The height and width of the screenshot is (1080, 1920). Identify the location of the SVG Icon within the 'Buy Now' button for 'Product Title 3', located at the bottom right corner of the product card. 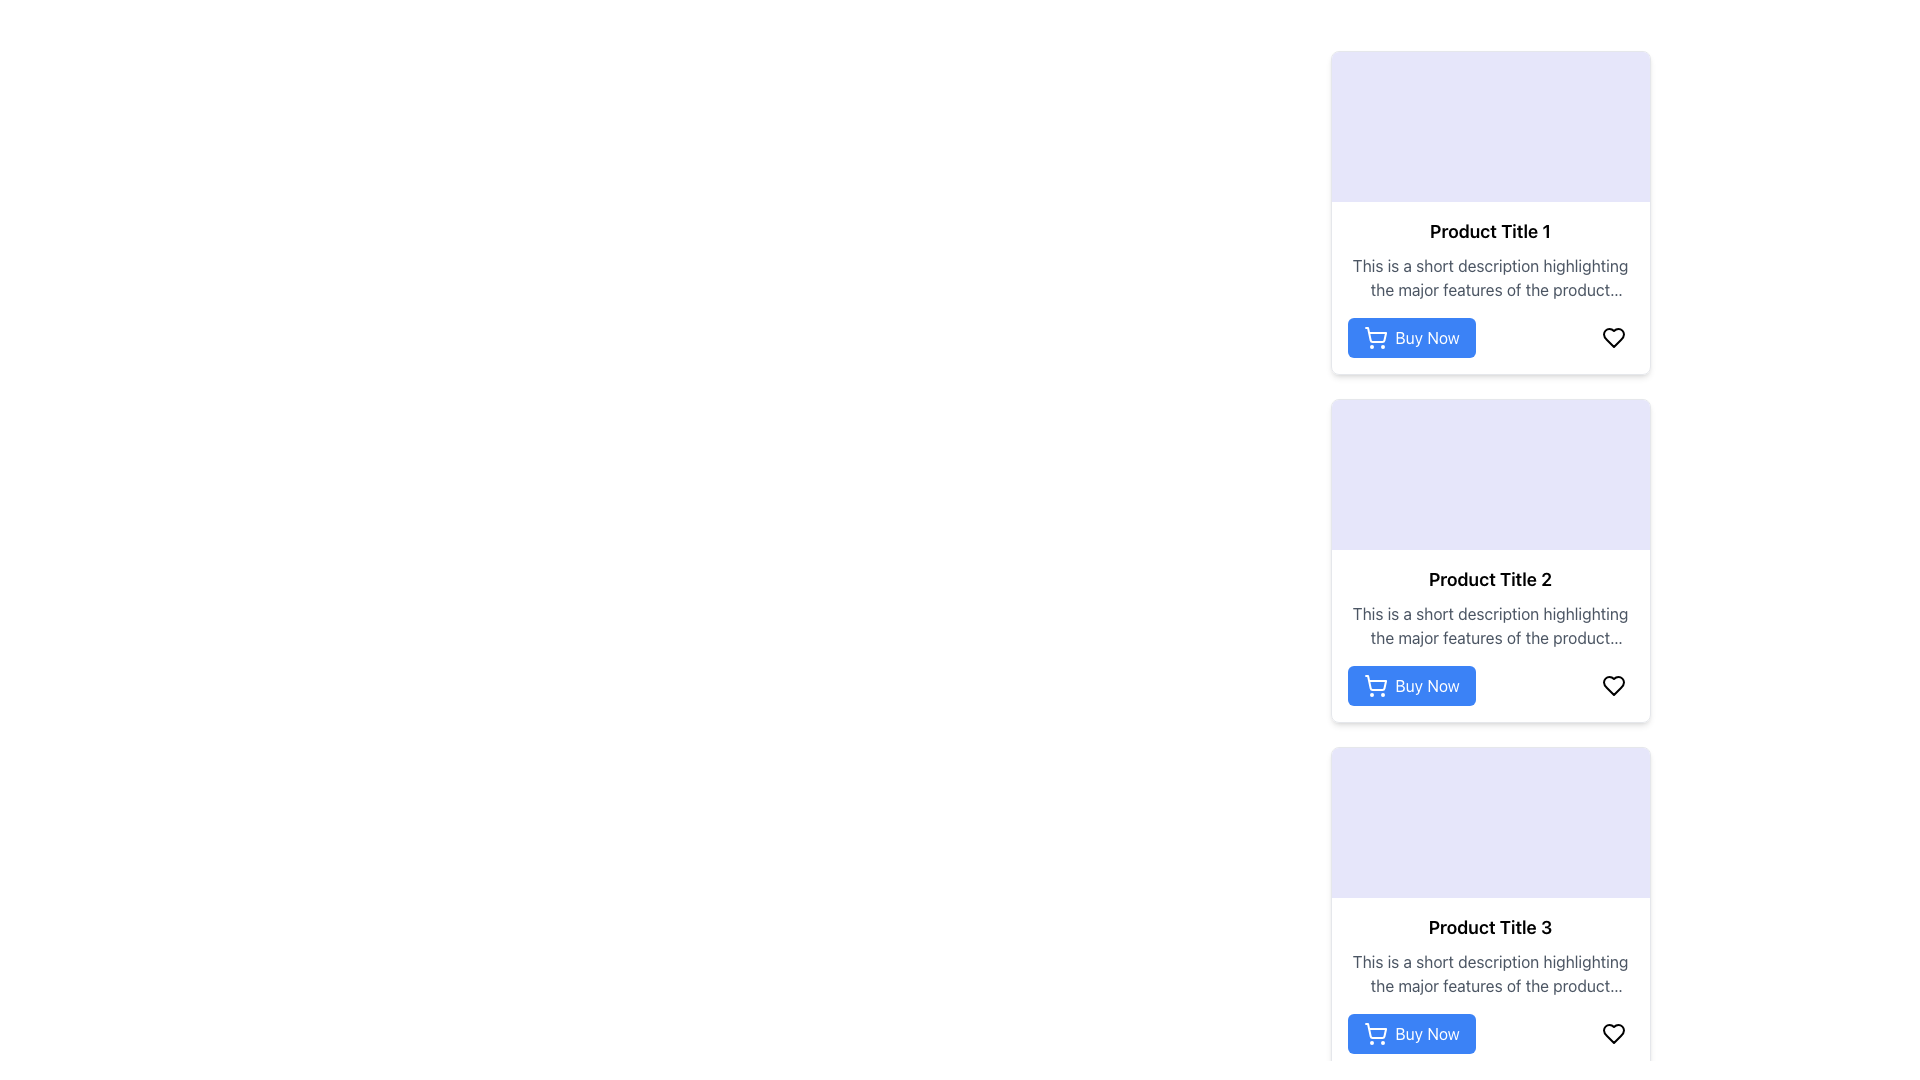
(1374, 1031).